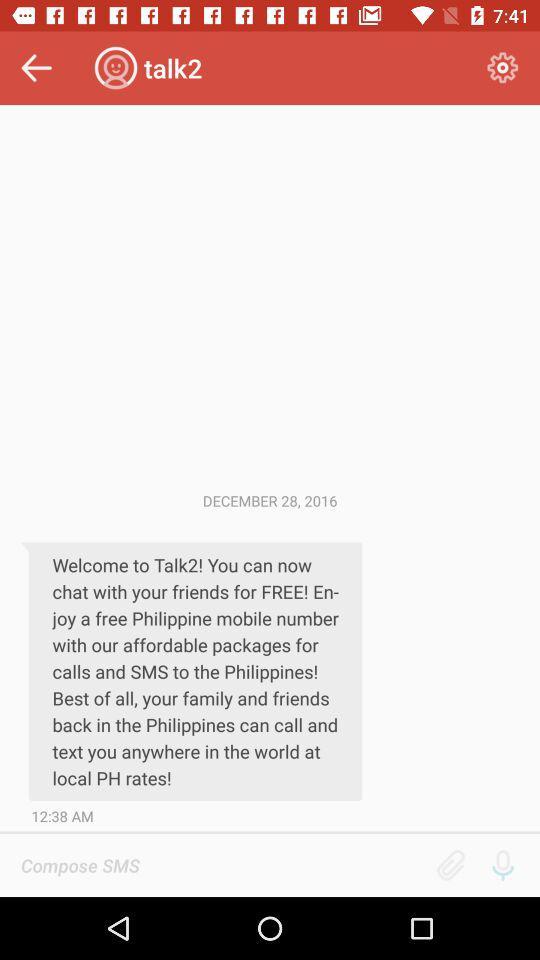 Image resolution: width=540 pixels, height=960 pixels. I want to click on digit the text, so click(221, 864).